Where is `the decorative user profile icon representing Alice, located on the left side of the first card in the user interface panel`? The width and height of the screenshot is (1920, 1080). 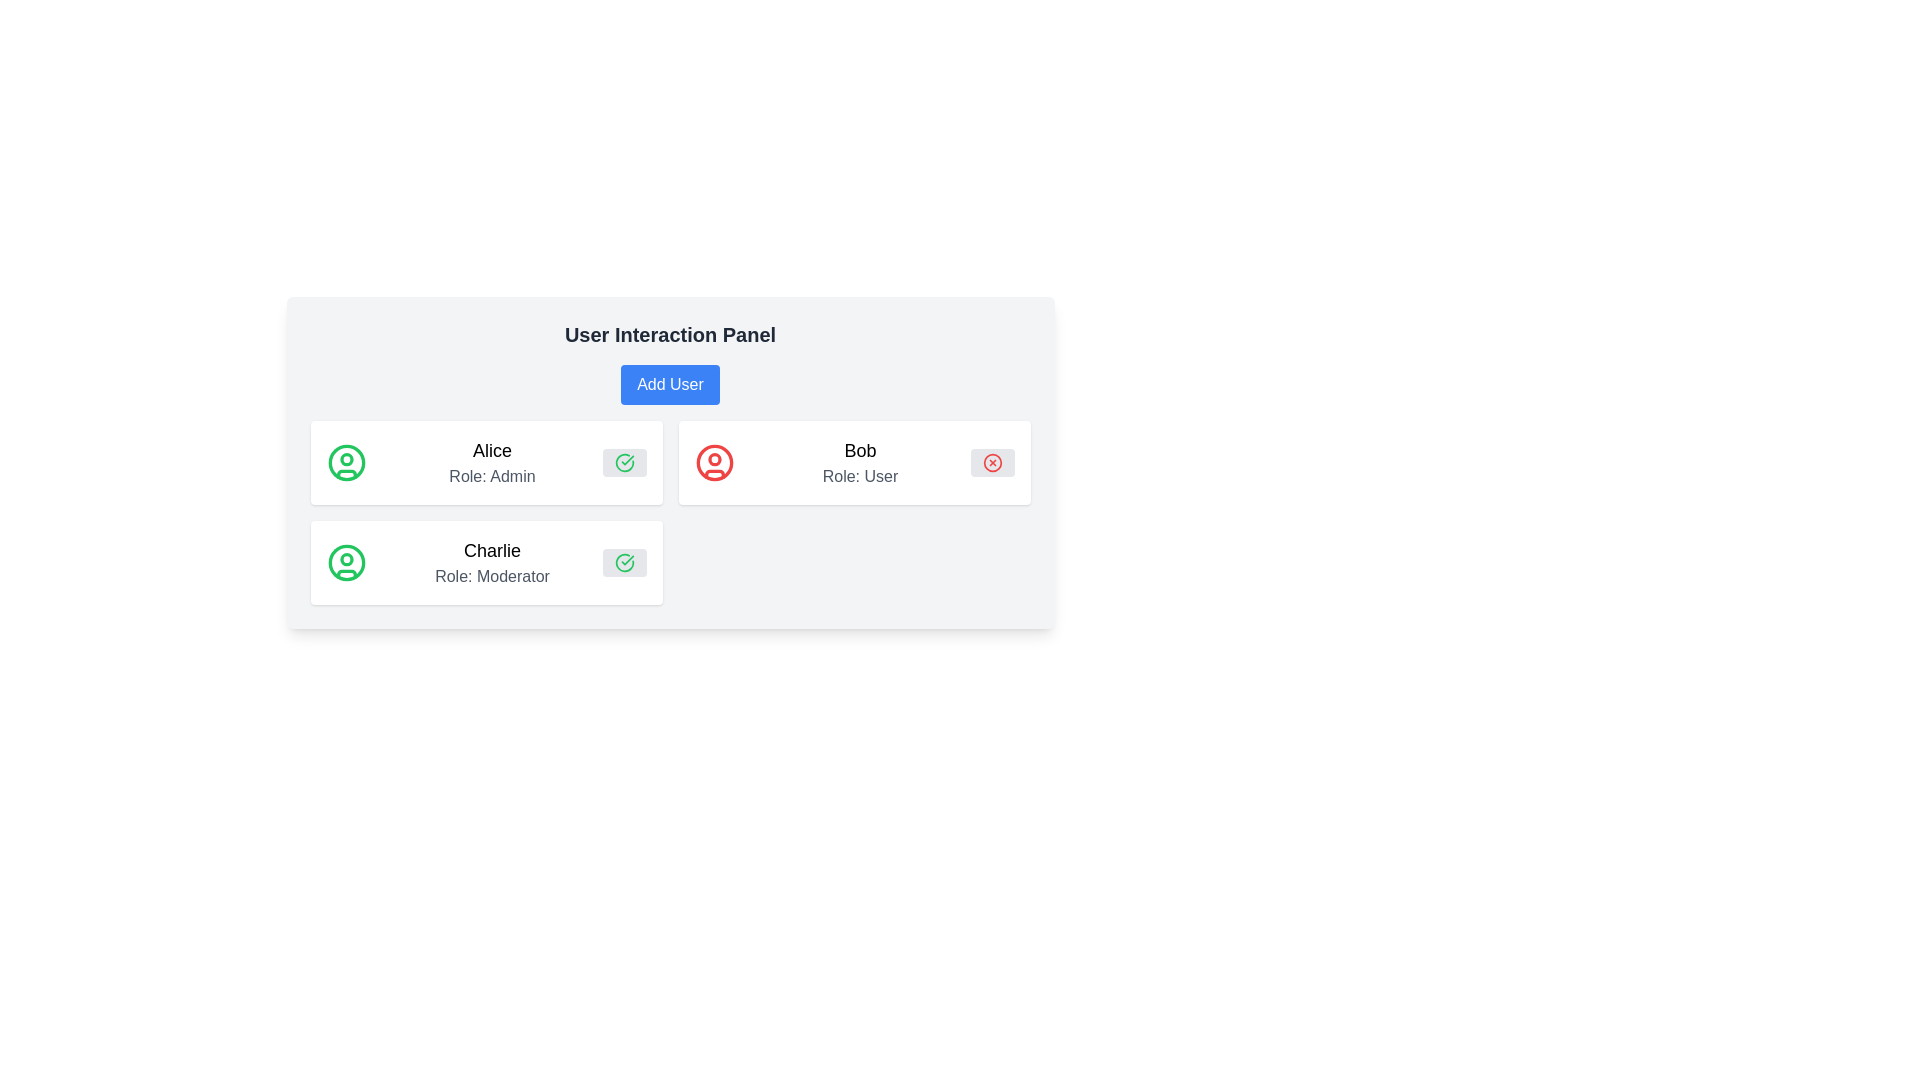
the decorative user profile icon representing Alice, located on the left side of the first card in the user interface panel is located at coordinates (346, 462).